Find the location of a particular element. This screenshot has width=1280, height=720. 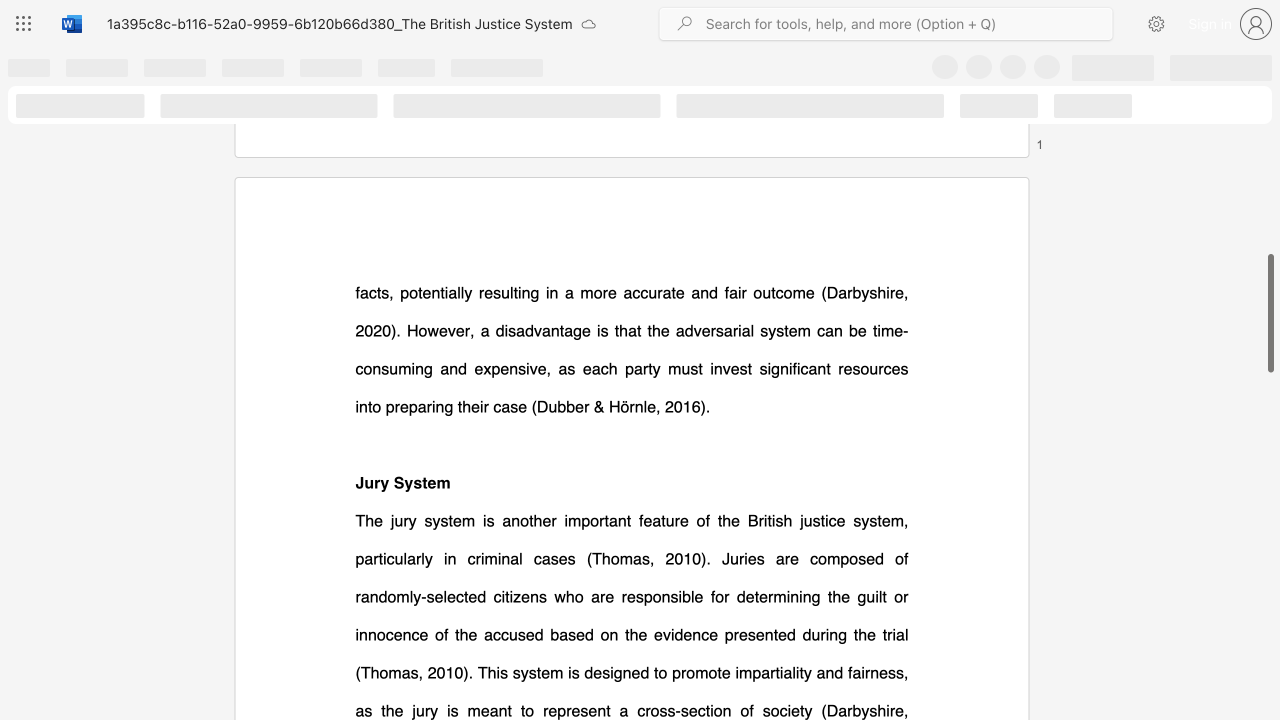

the subset text "r determining the guilt or innocence of the accused based on the evidence presented durin" within the text "The jury system is another important feature of the British justice system, particularly in criminal cases (Thomas, 2010). Juries are composed of randomly-selected citizens who are responsible for determining the guilt or innocence of the accused based on the evidence presented during the trial (Thomas, 2010). This system is designed to promote impartiality and fairness, as the jury is meant to represent a cross-section of society (Darbyshire," is located at coordinates (723, 595).